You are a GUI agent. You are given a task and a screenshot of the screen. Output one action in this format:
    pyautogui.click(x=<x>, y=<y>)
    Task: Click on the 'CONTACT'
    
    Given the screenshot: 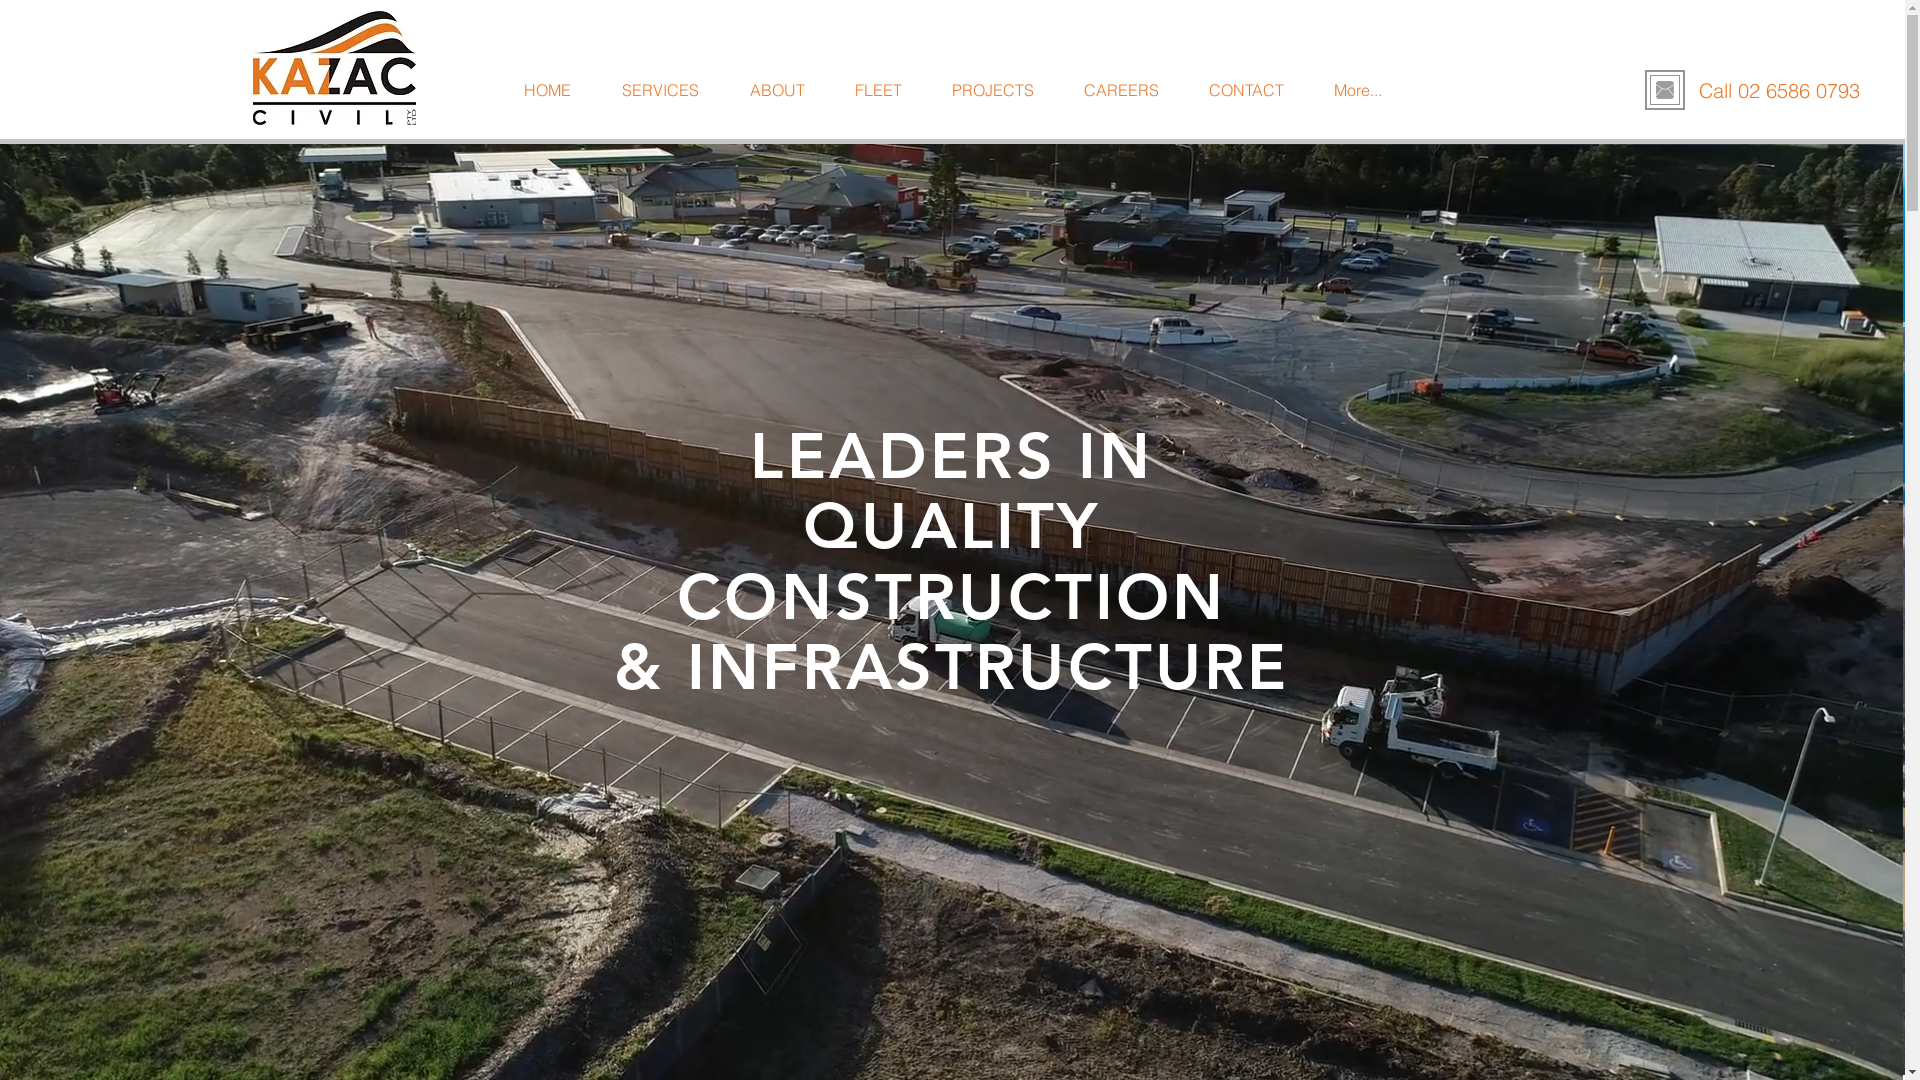 What is the action you would take?
    pyautogui.click(x=1245, y=90)
    